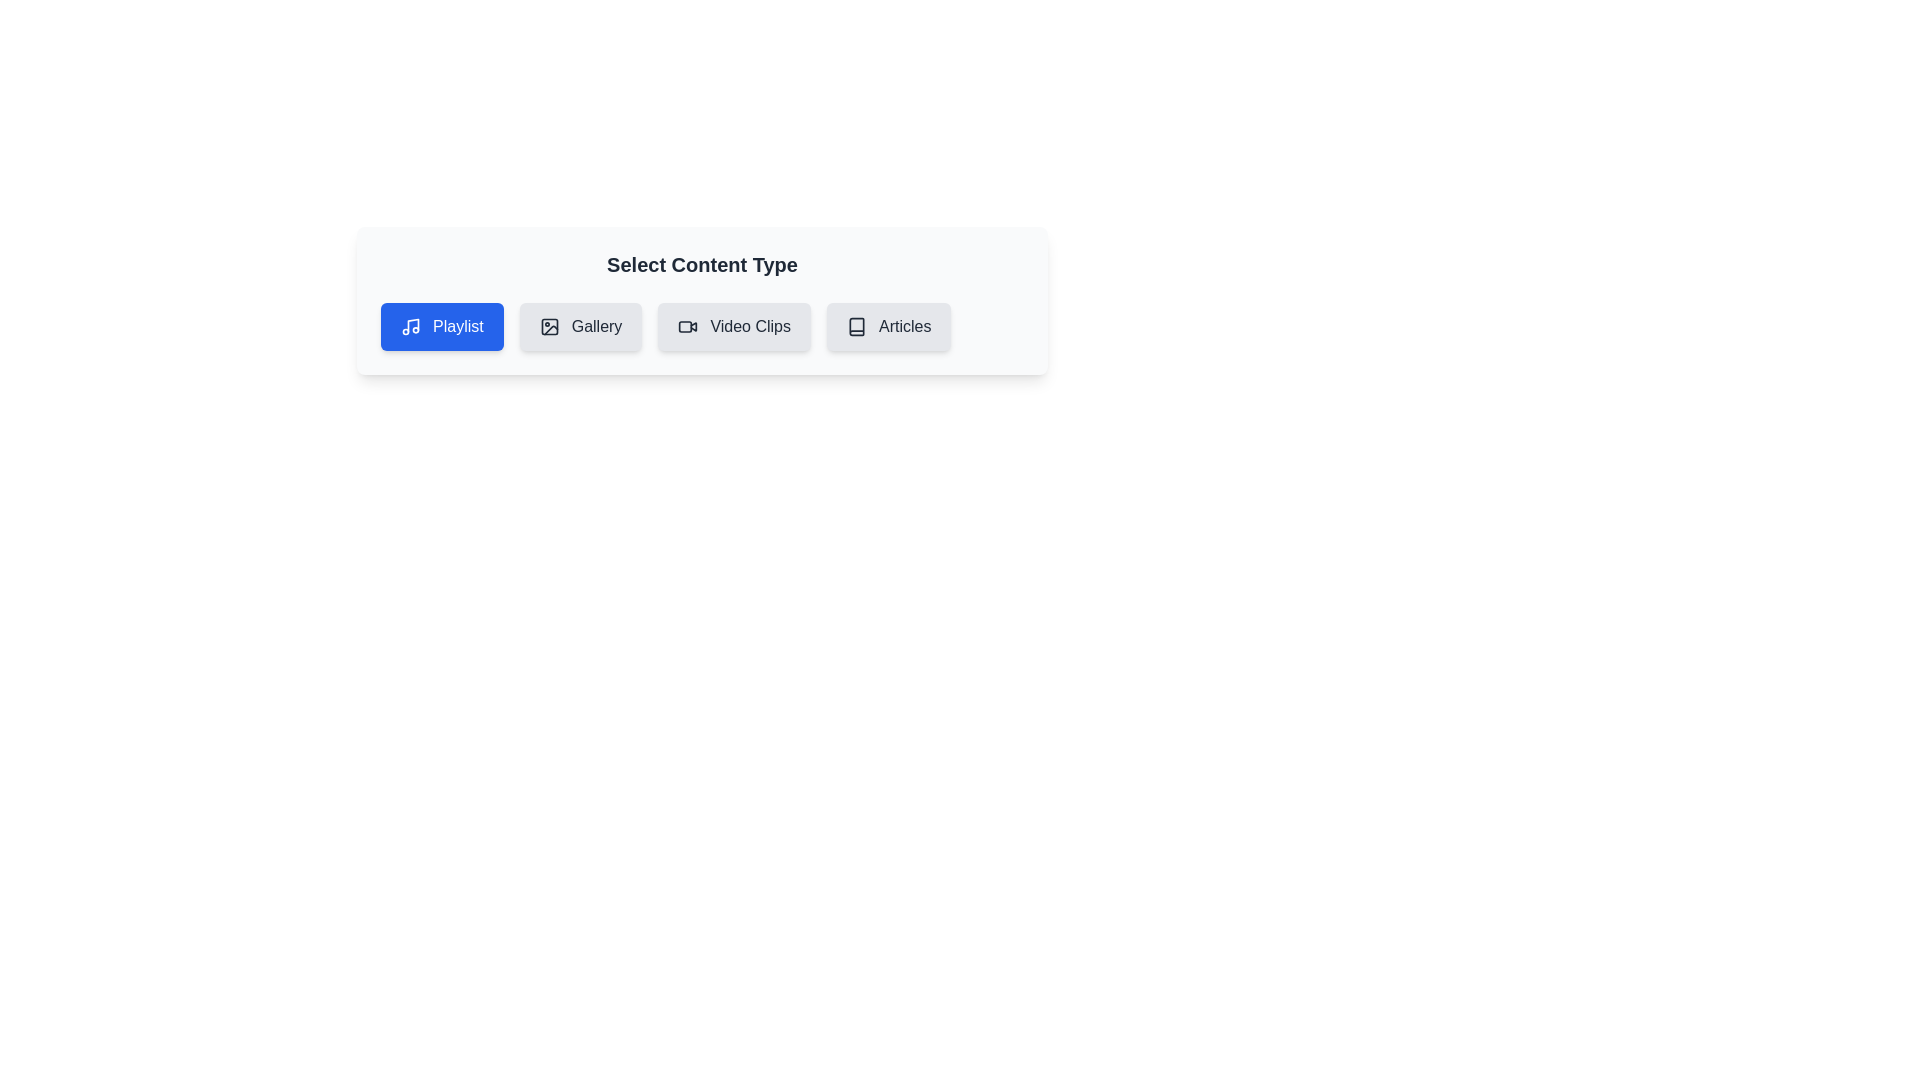 Image resolution: width=1920 pixels, height=1080 pixels. Describe the element at coordinates (579, 326) in the screenshot. I see `the chip labeled Gallery to select it` at that location.